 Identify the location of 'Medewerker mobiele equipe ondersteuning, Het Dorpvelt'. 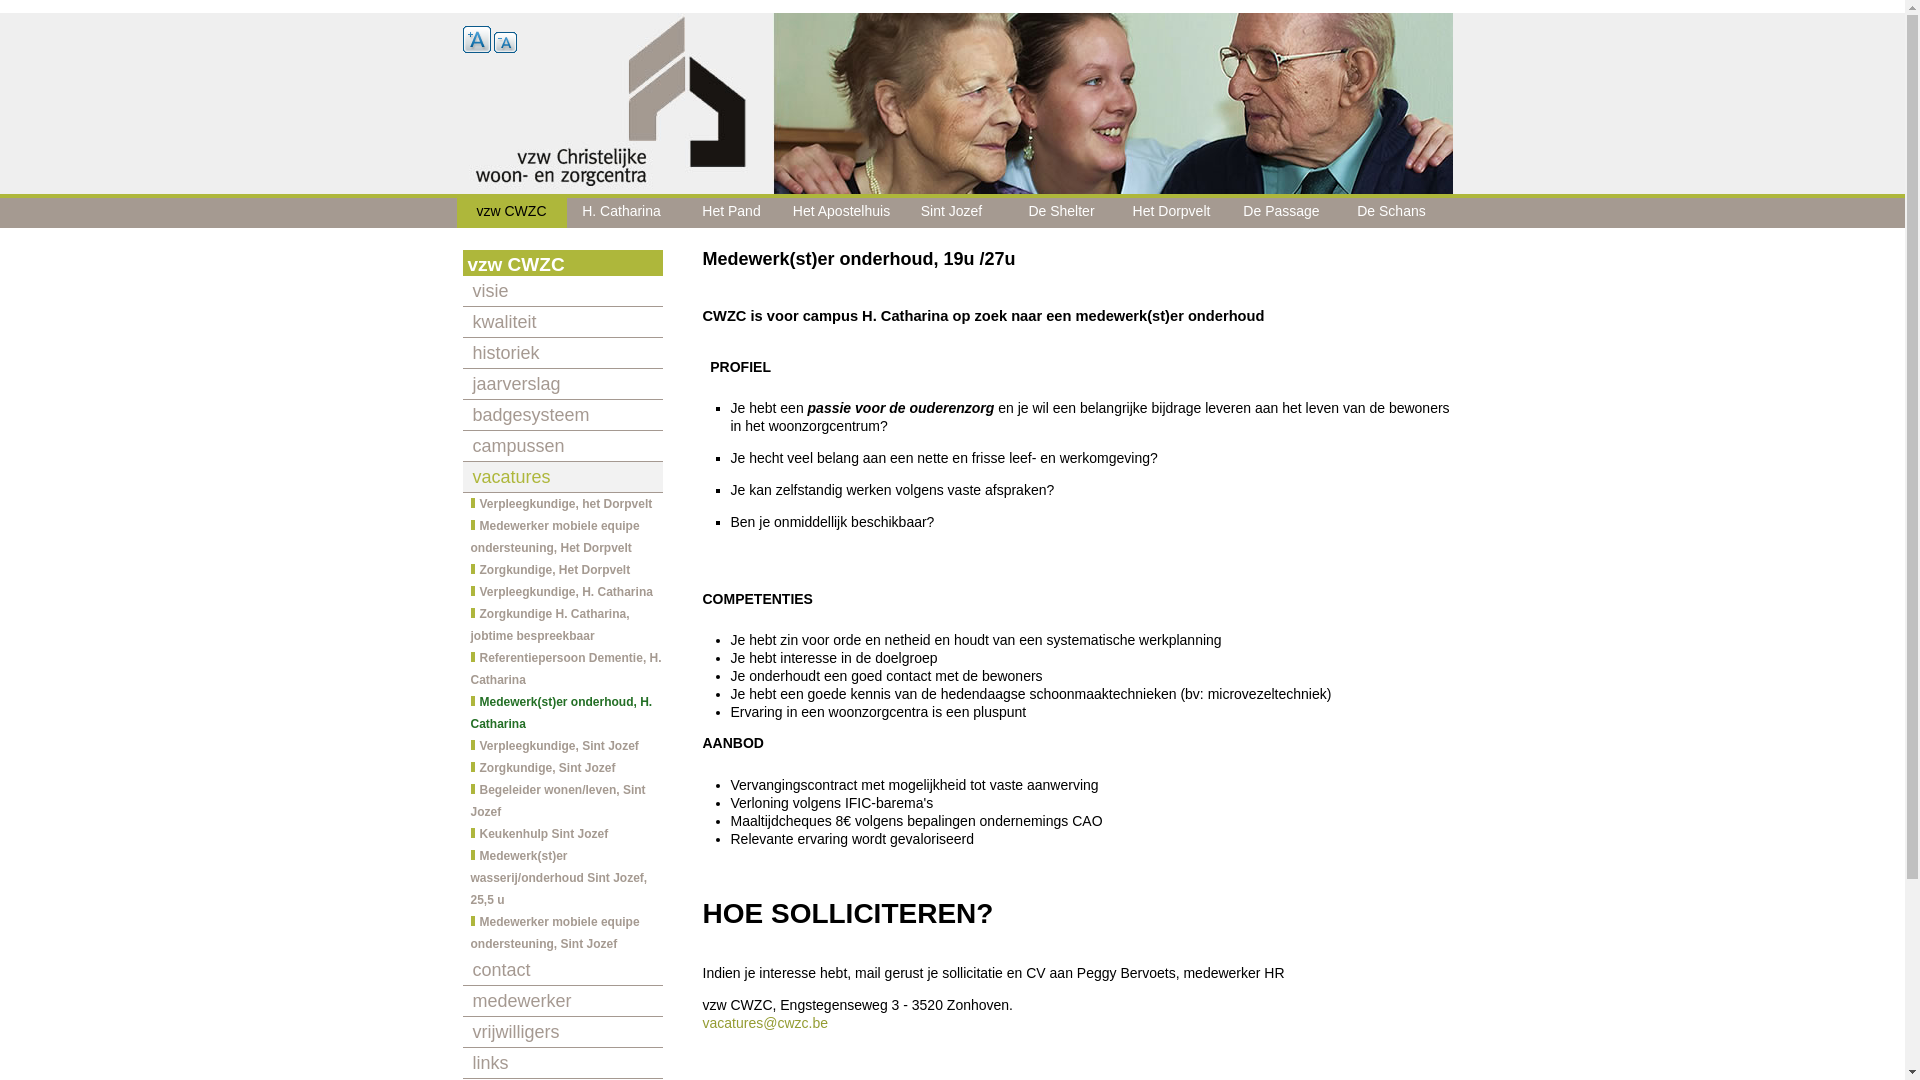
(560, 535).